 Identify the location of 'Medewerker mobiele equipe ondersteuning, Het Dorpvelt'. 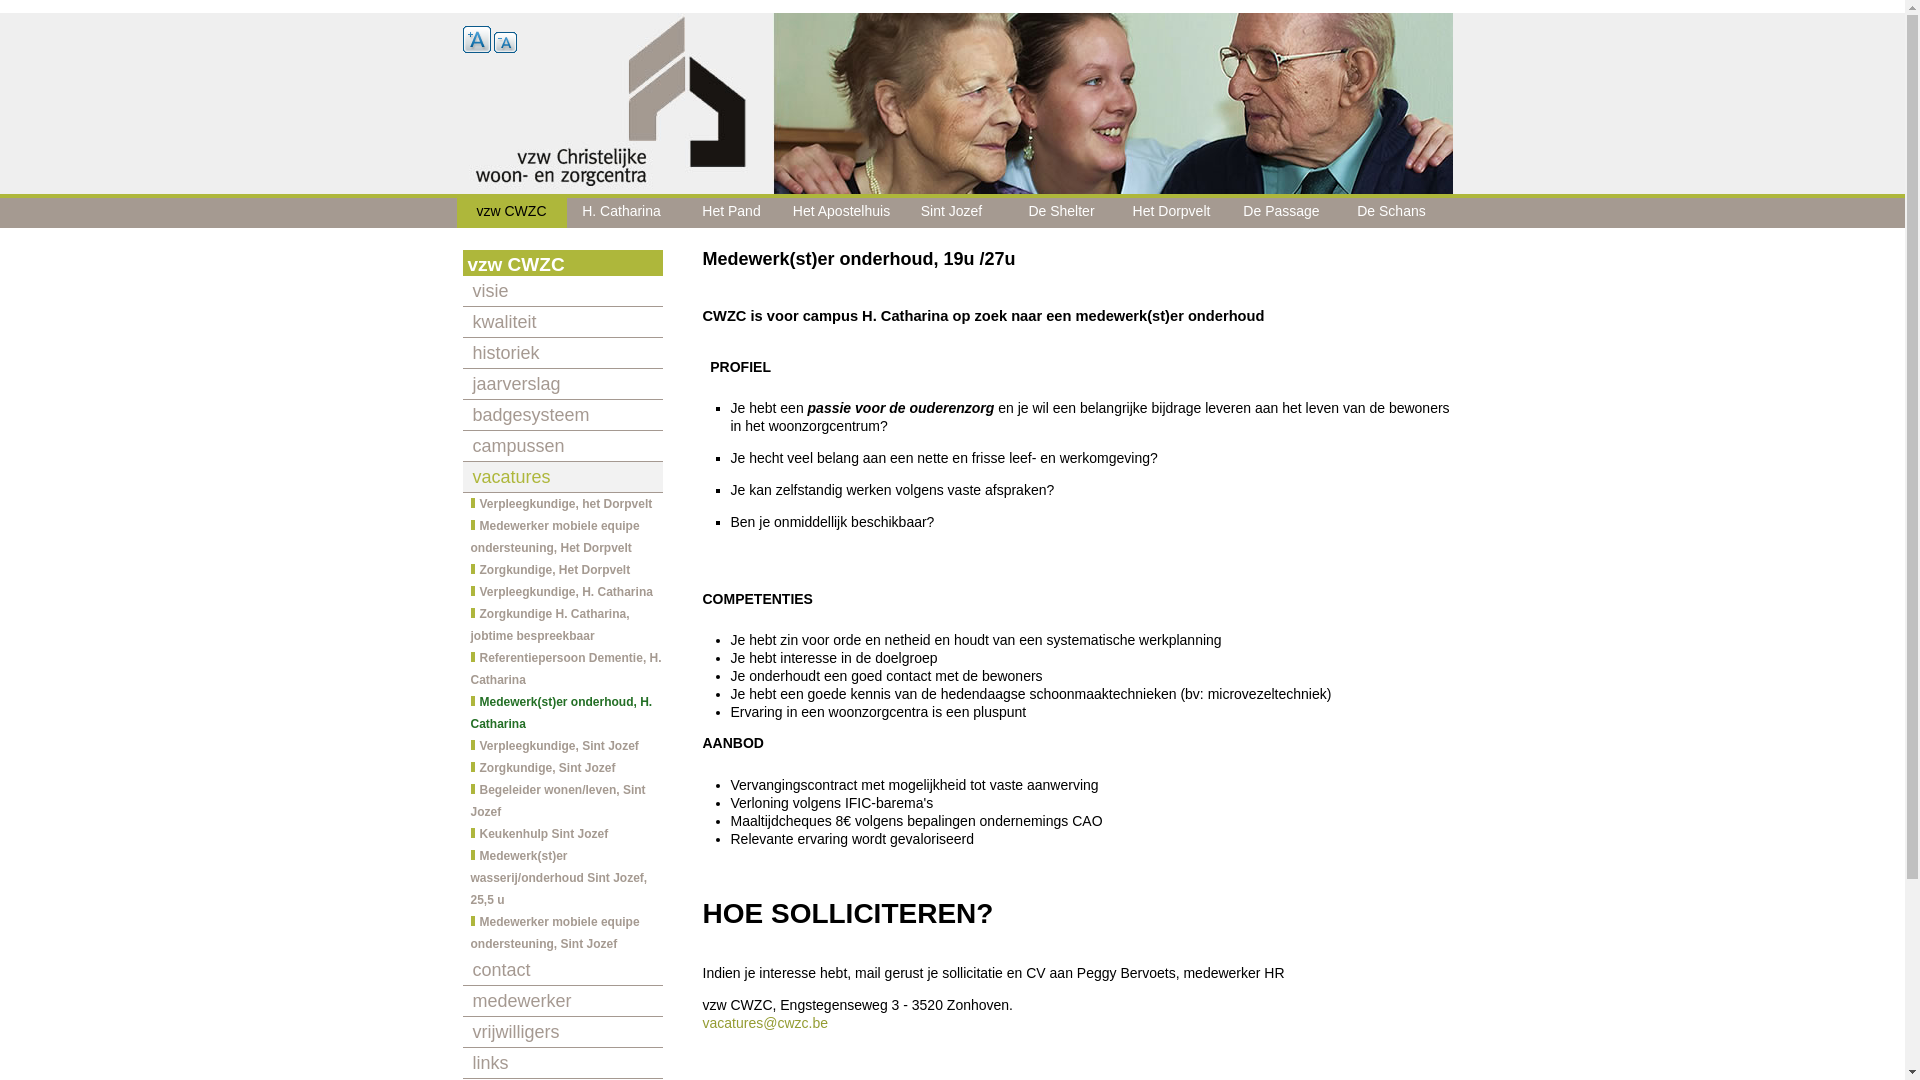
(560, 535).